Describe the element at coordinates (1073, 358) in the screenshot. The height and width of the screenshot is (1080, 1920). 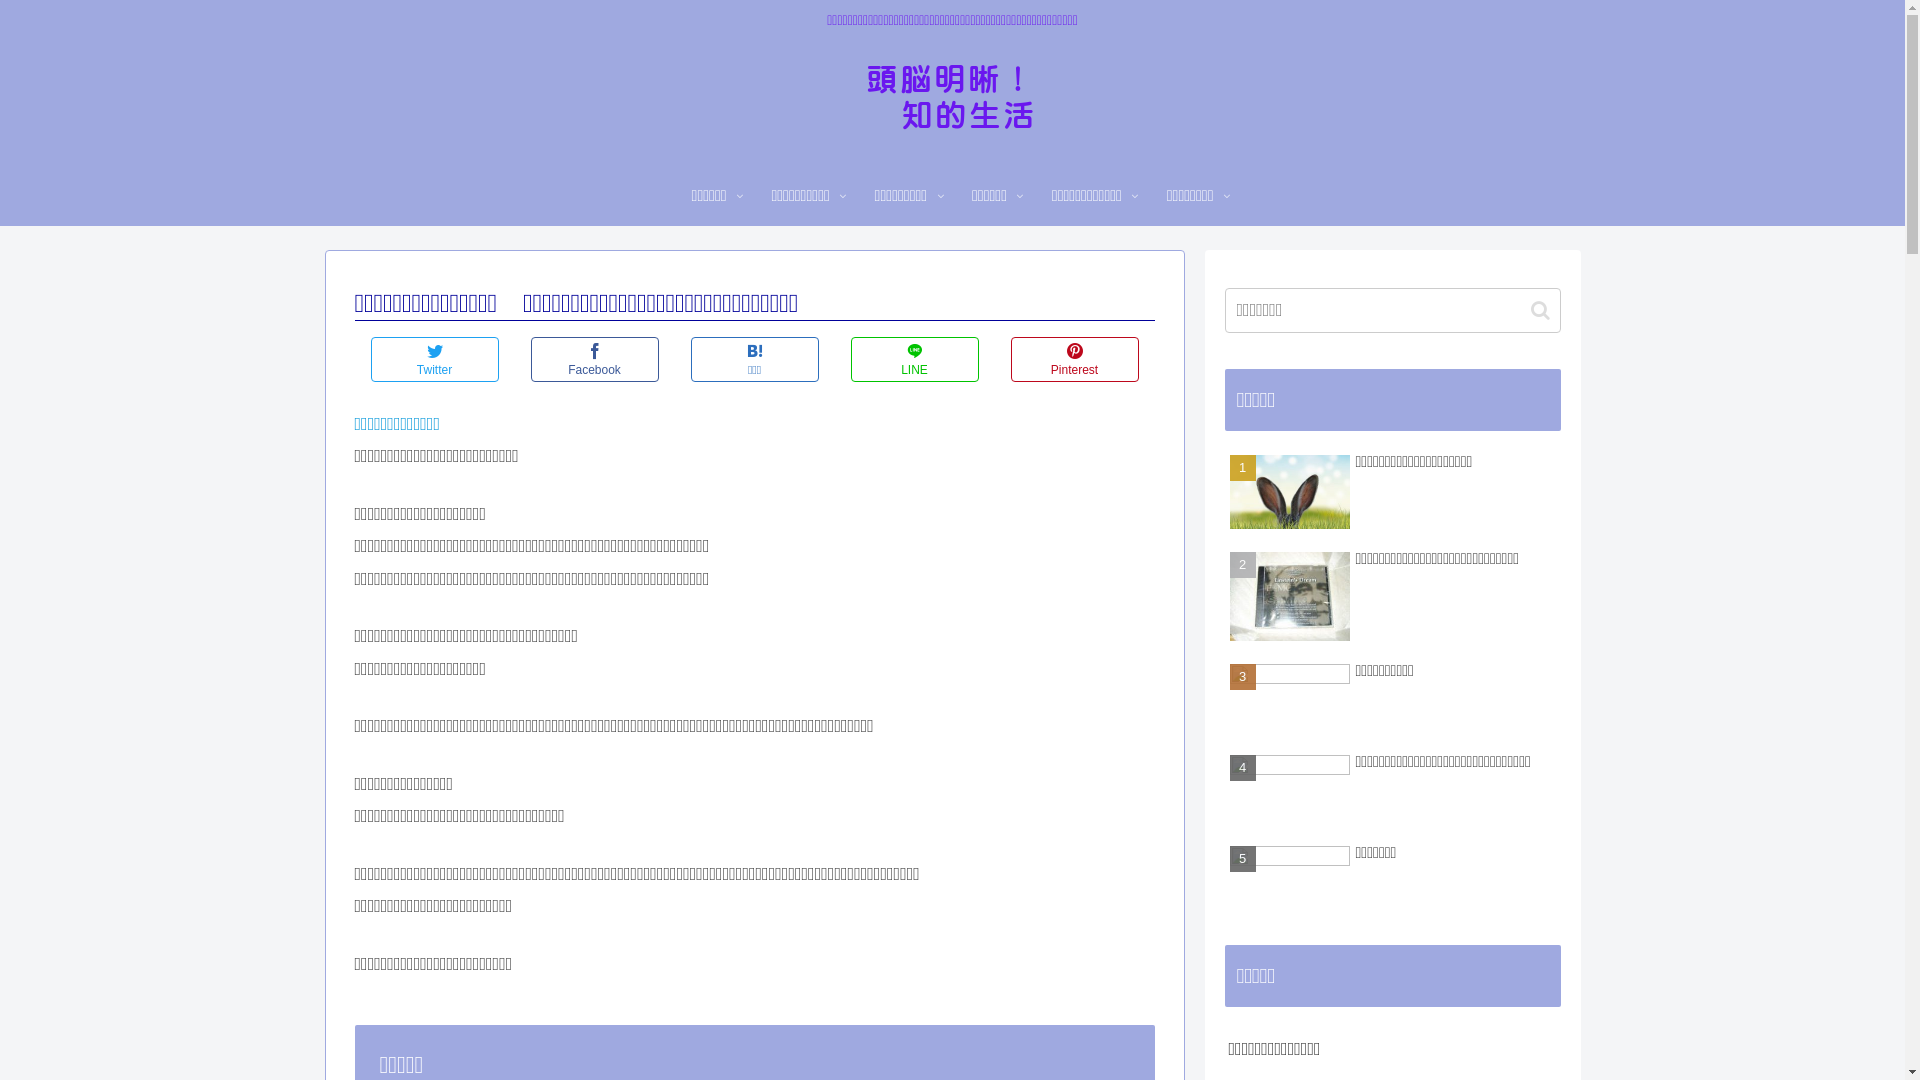
I see `'Pinterest'` at that location.